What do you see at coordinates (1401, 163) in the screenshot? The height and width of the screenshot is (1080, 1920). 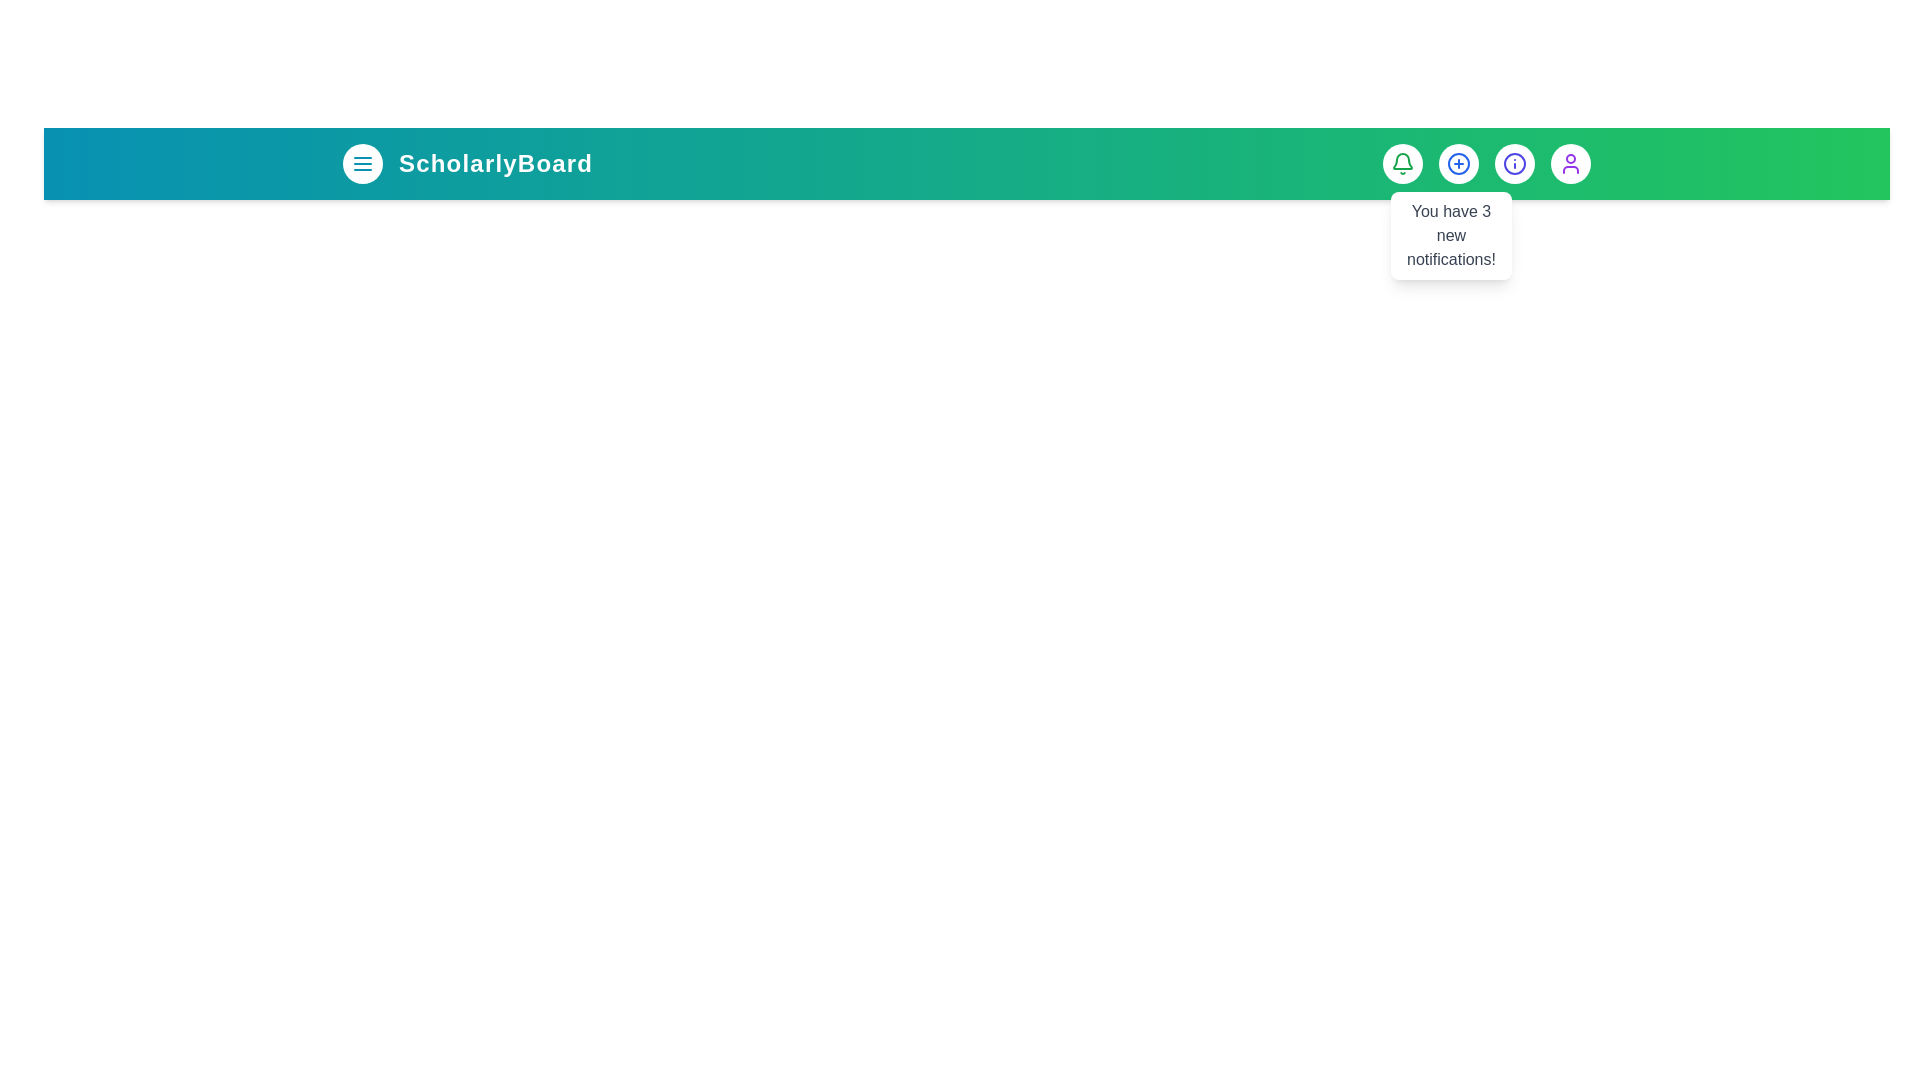 I see `the notification button to toggle the dropdown` at bounding box center [1401, 163].